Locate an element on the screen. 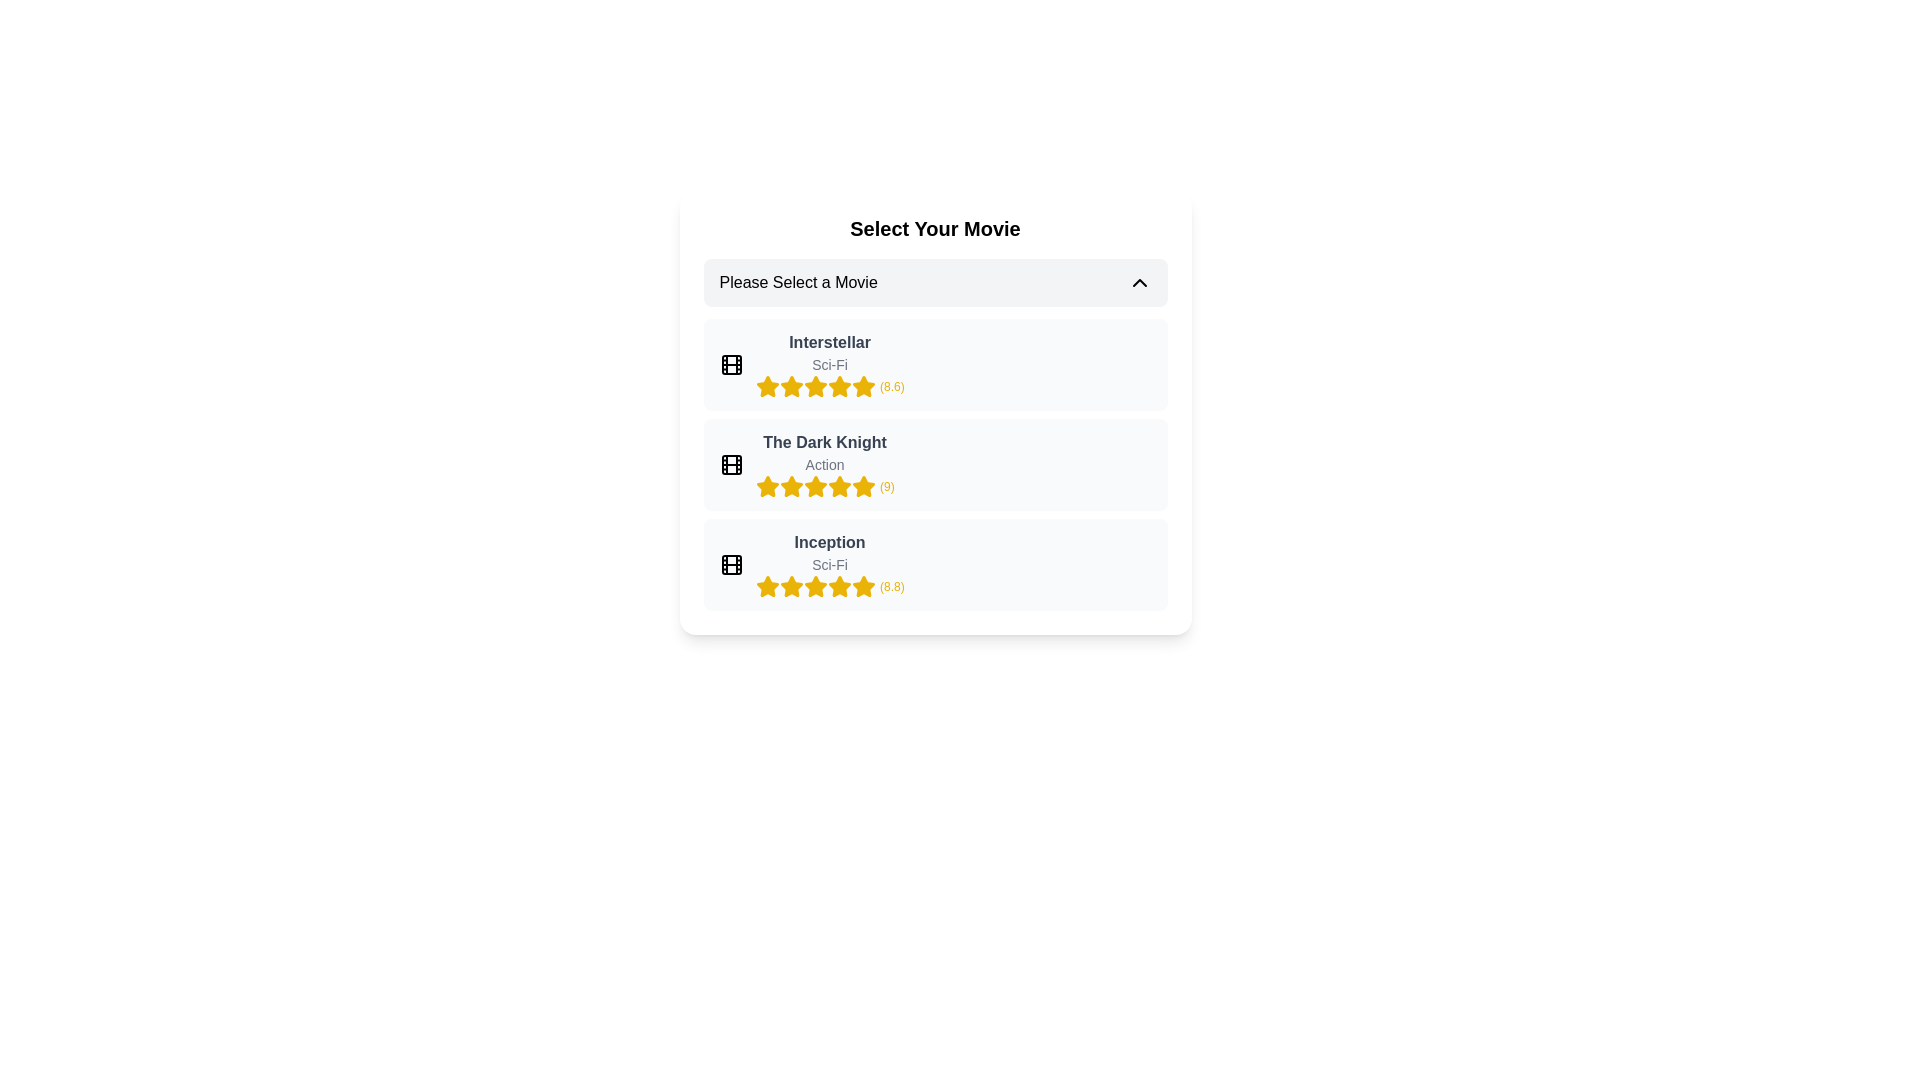 This screenshot has height=1080, width=1920. the third yellow star icon in the rating section for 'The Dark Knight' is located at coordinates (863, 486).